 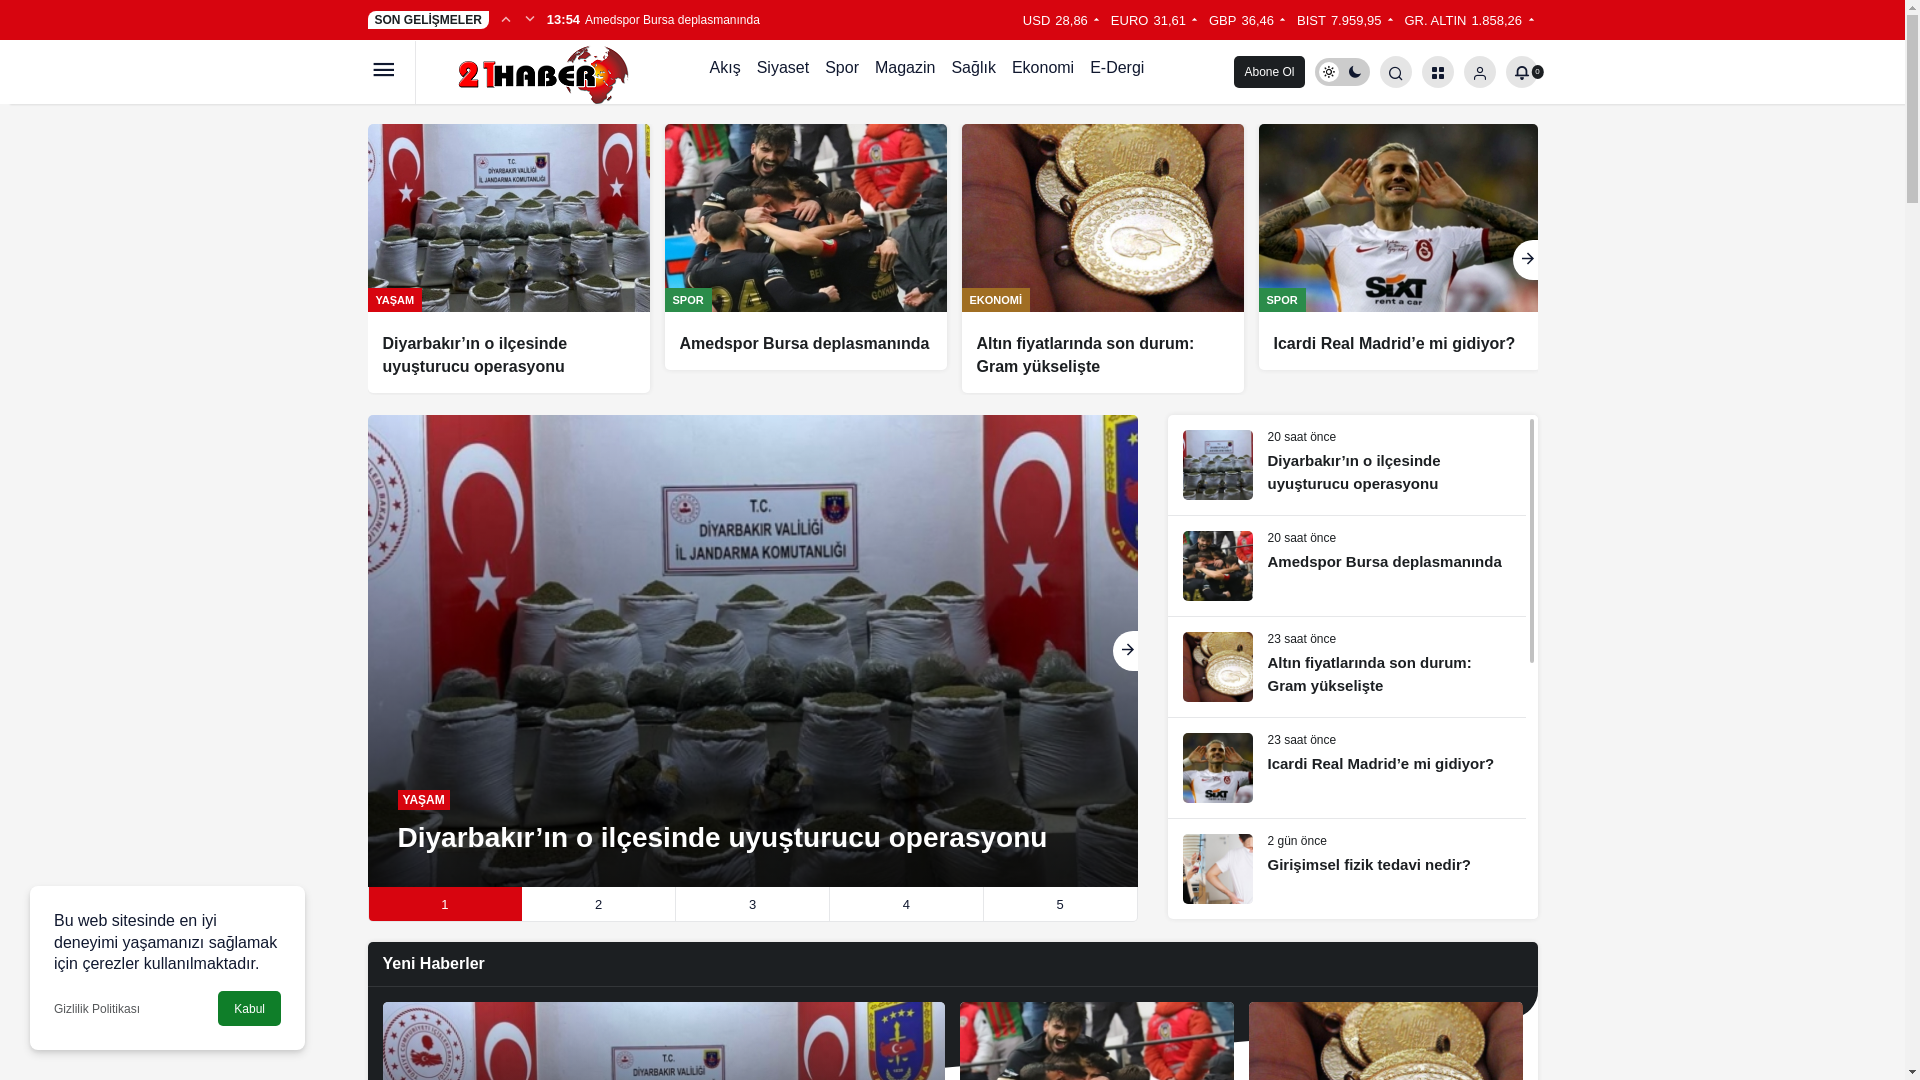 I want to click on '5', so click(x=1055, y=904).